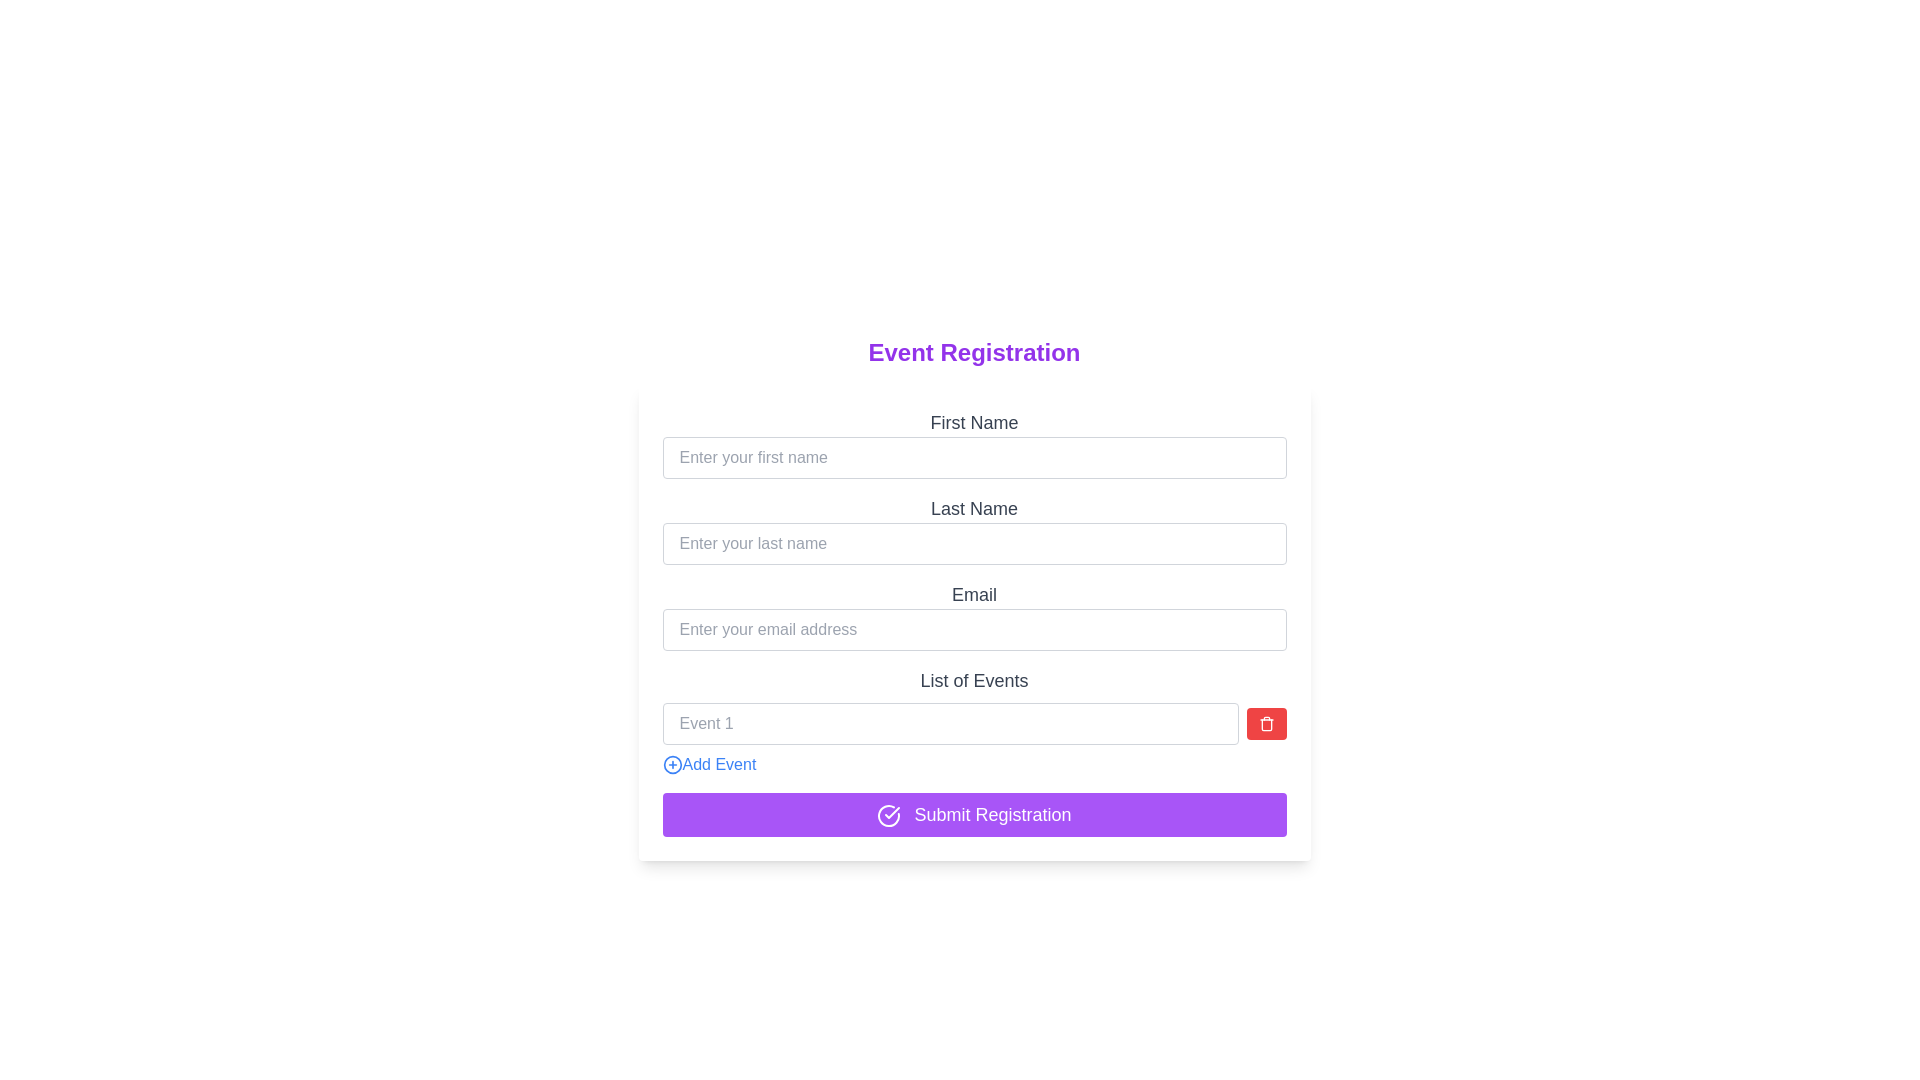 The height and width of the screenshot is (1080, 1920). What do you see at coordinates (974, 814) in the screenshot?
I see `the submit button located at the bottom of the registration form` at bounding box center [974, 814].